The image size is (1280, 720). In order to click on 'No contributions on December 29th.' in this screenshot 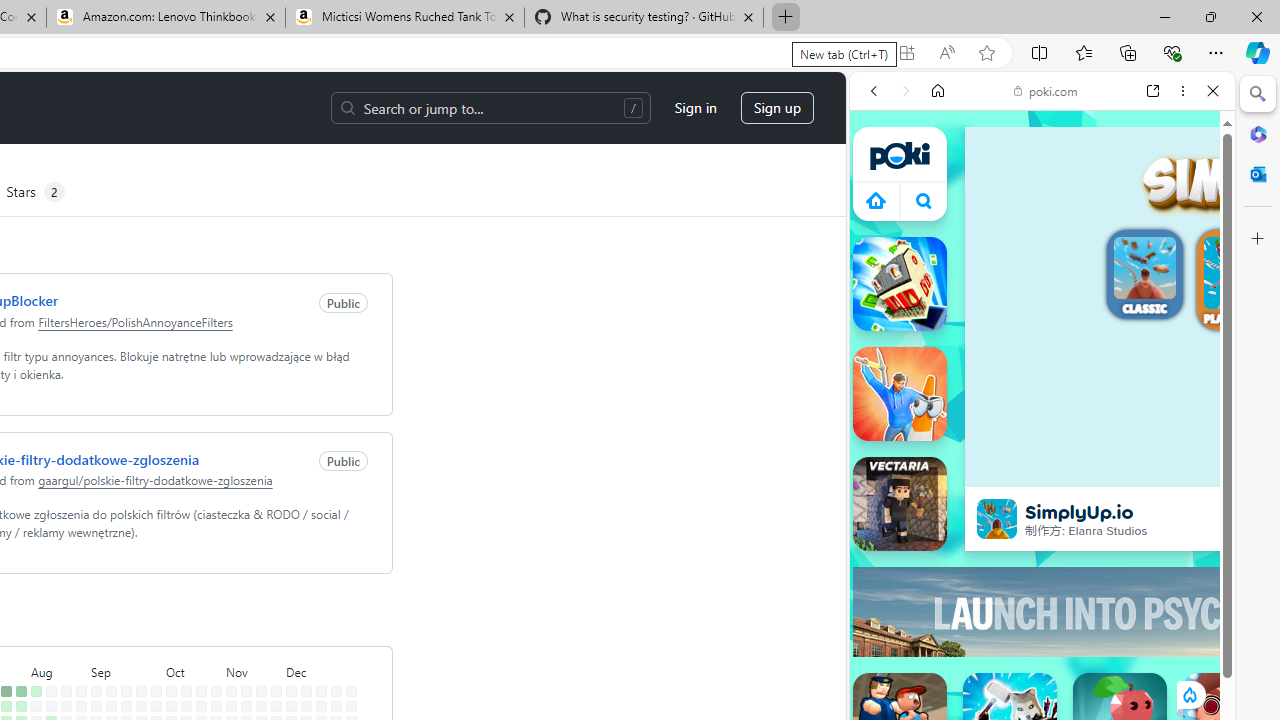, I will do `click(351, 690)`.